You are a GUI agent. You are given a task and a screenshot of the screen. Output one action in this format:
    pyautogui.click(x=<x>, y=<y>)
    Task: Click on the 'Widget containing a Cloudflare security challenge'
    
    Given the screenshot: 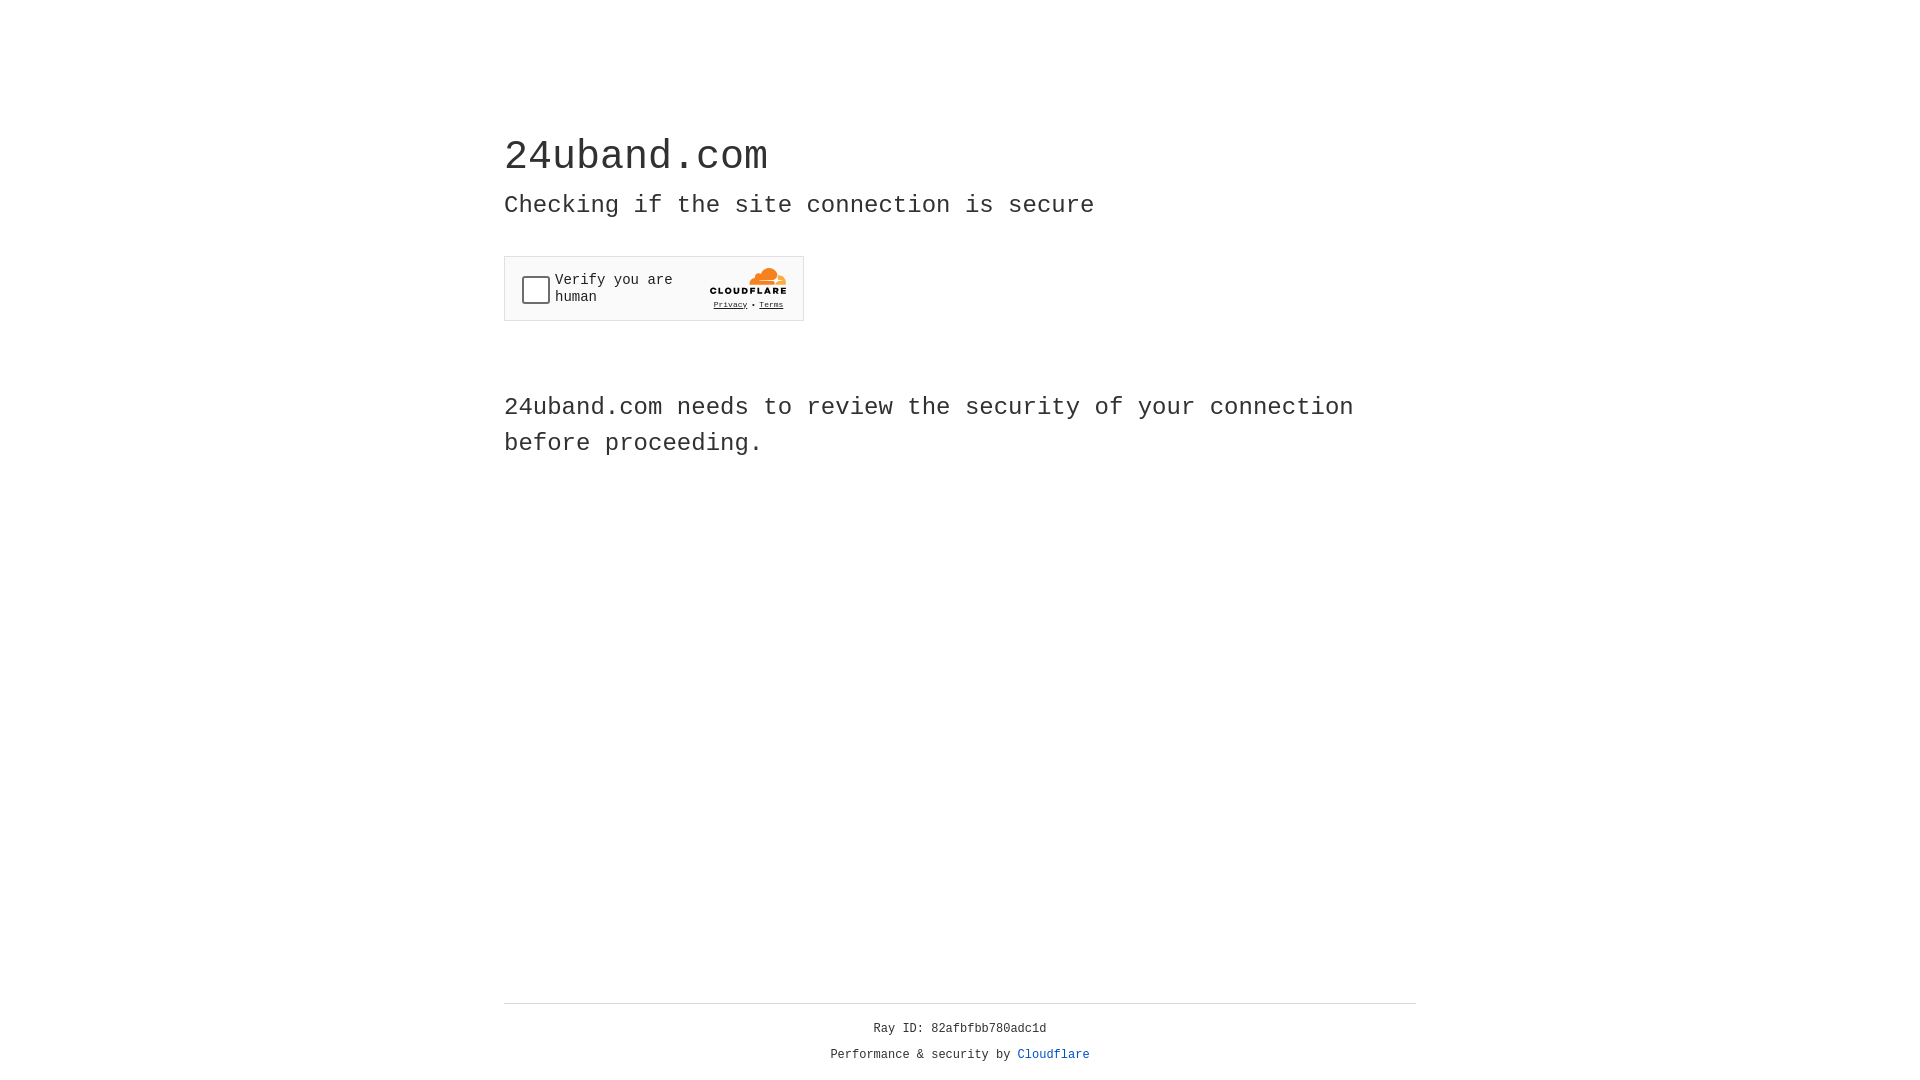 What is the action you would take?
    pyautogui.click(x=653, y=288)
    